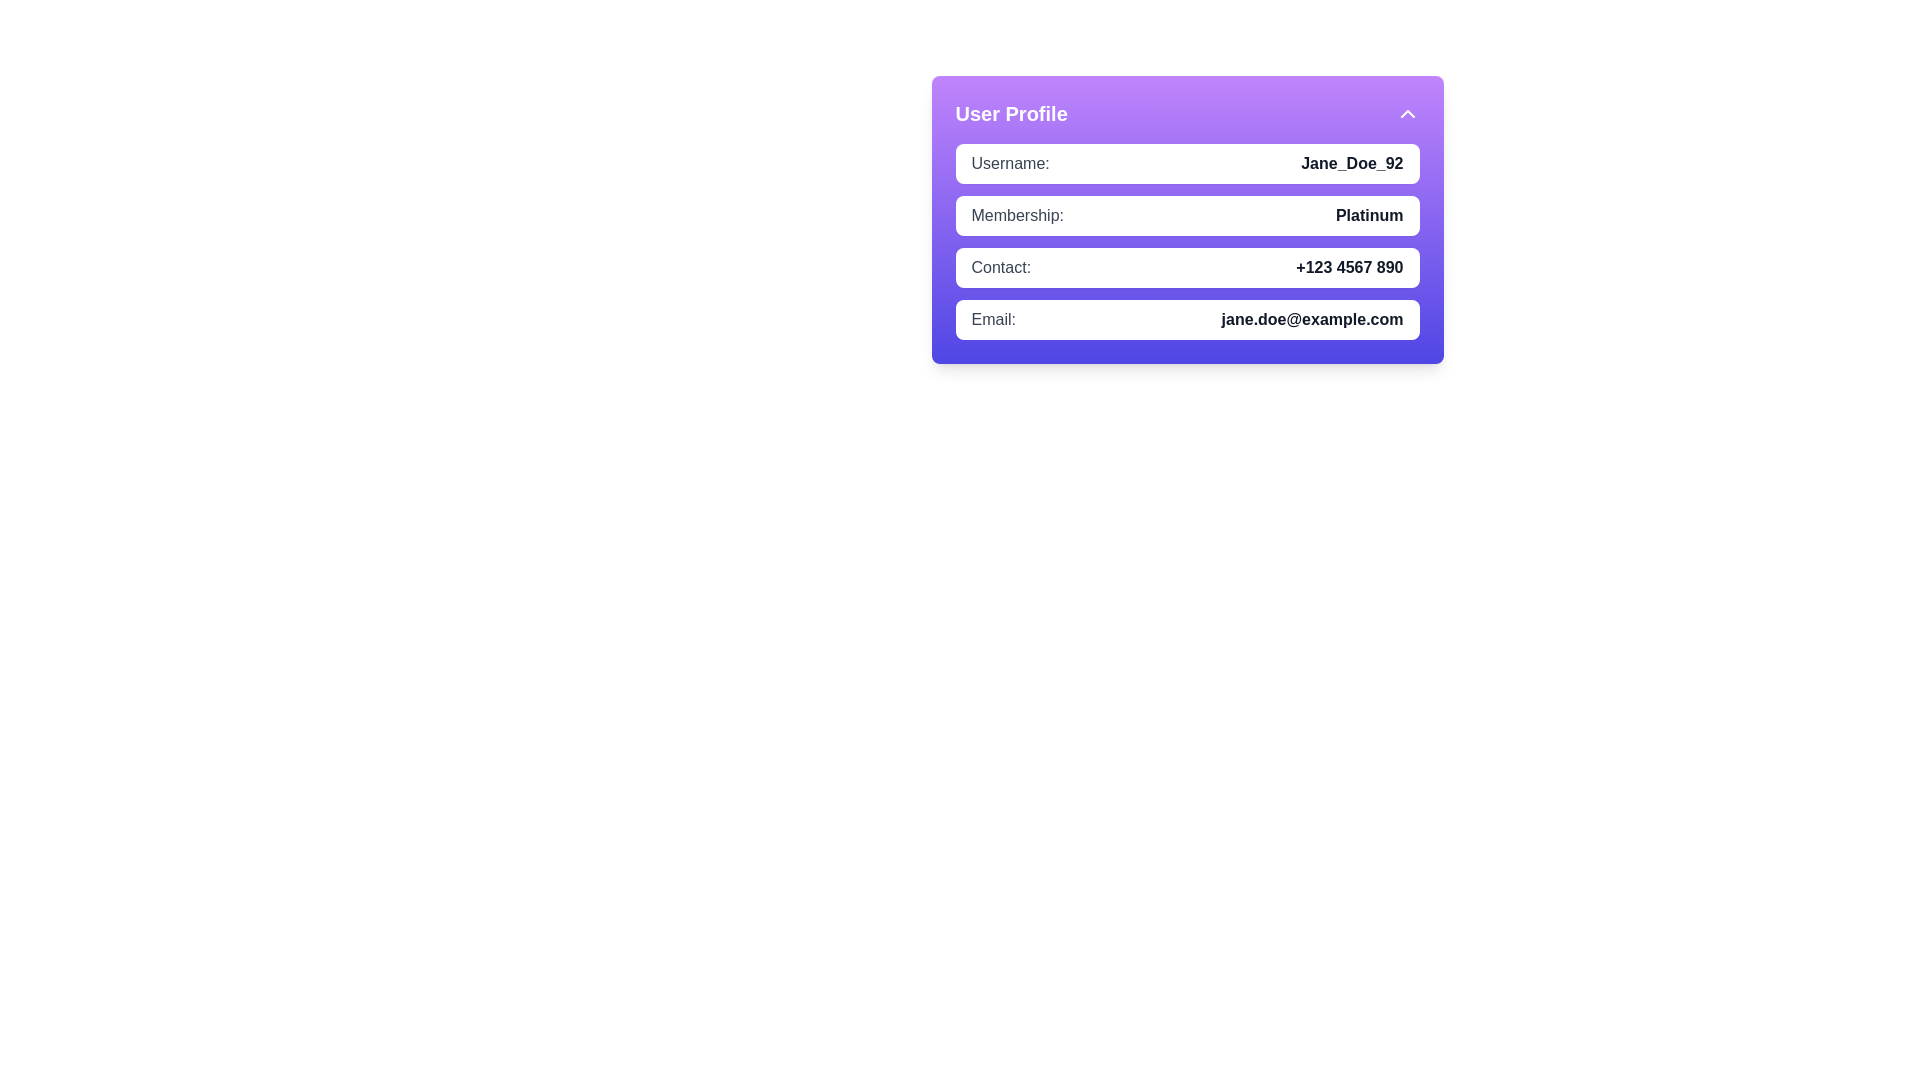 The width and height of the screenshot is (1920, 1080). Describe the element at coordinates (1017, 216) in the screenshot. I see `the text label 'Membership:' which is styled in gray and positioned to the left of 'Platinum' in the Membership section of the user profile card` at that location.